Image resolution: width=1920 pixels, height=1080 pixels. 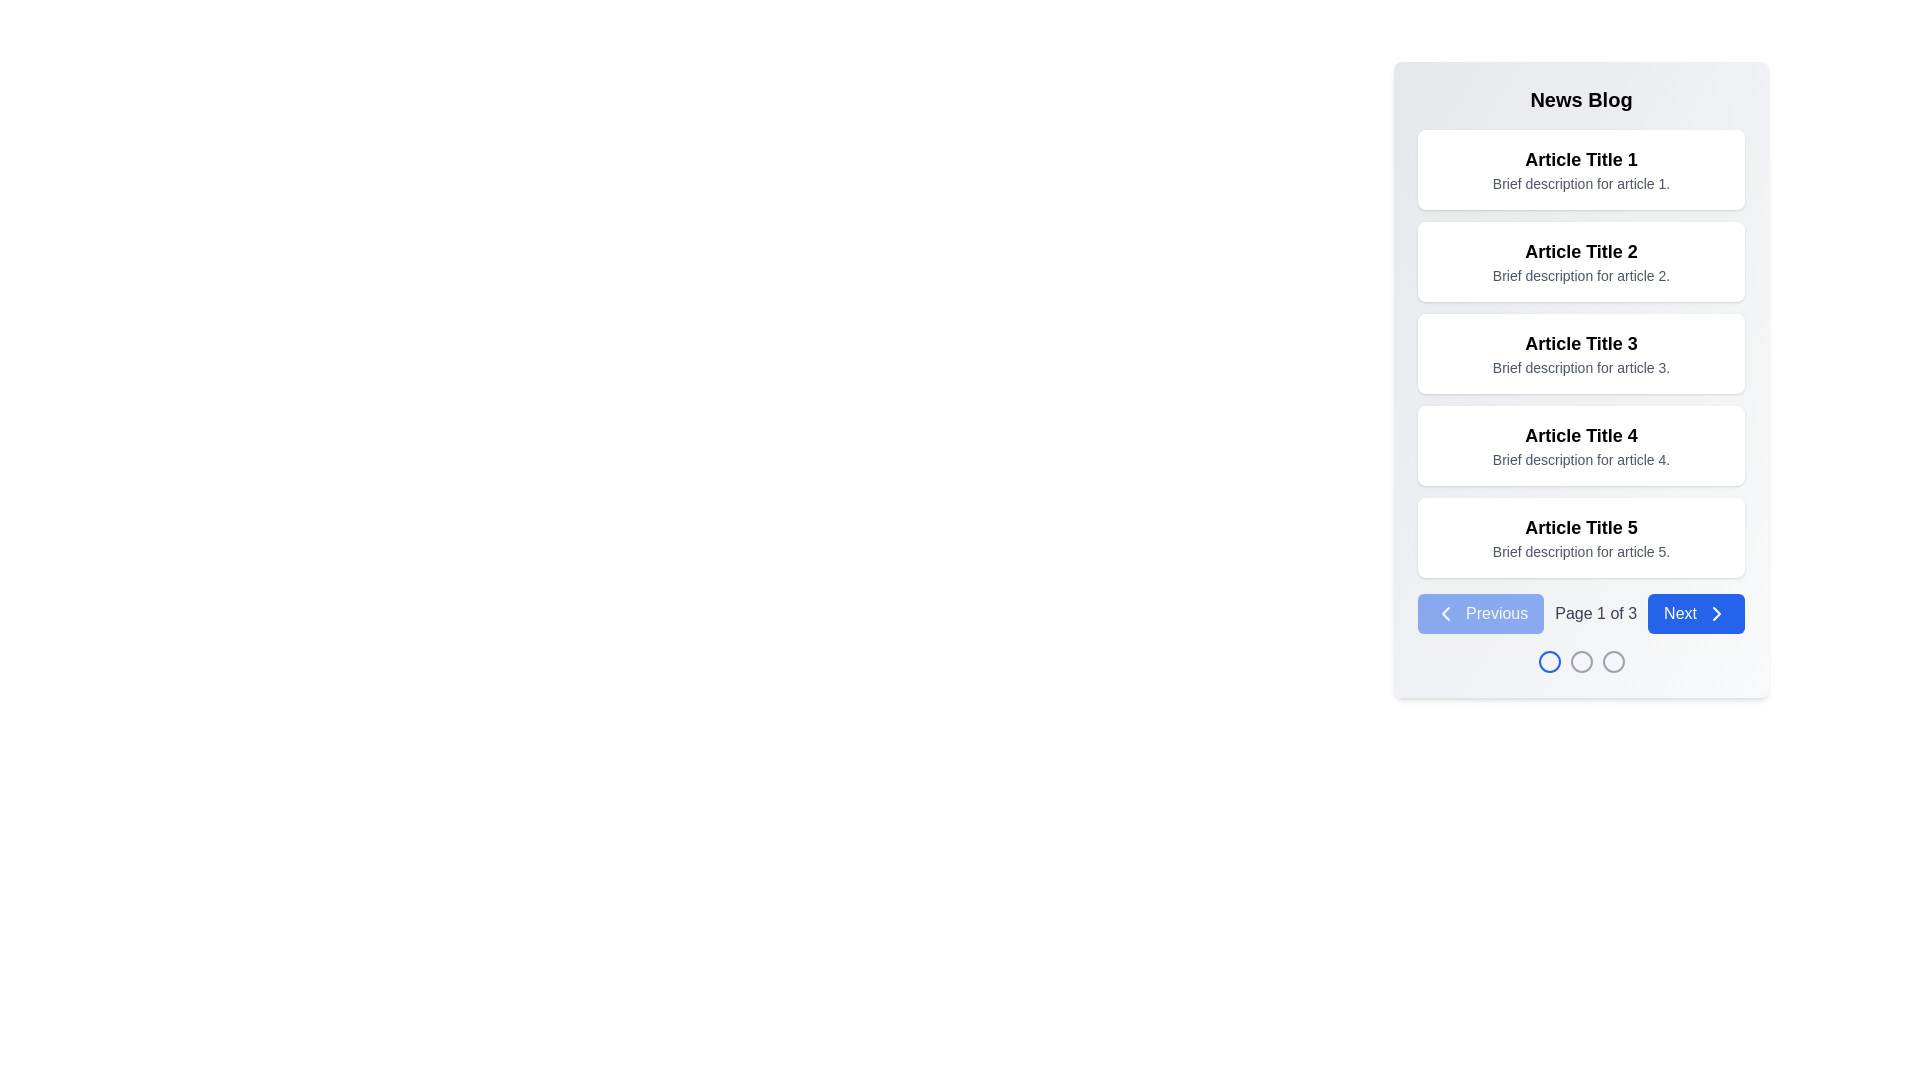 I want to click on the right-facing chevron icon located within the 'Next' button in the pagination section, so click(x=1716, y=612).